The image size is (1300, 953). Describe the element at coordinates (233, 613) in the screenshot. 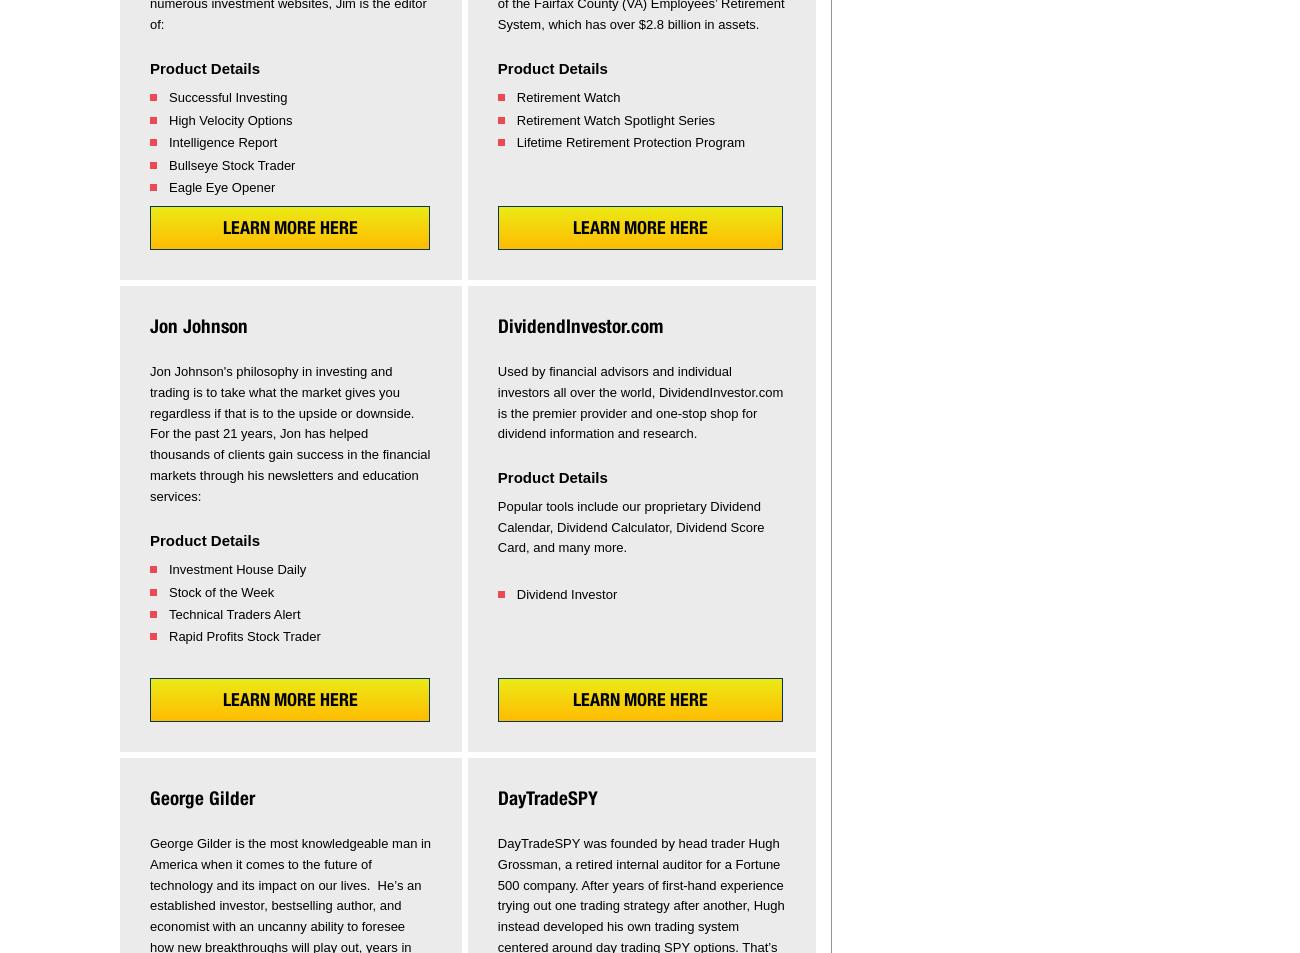

I see `'Technical Traders Alert'` at that location.